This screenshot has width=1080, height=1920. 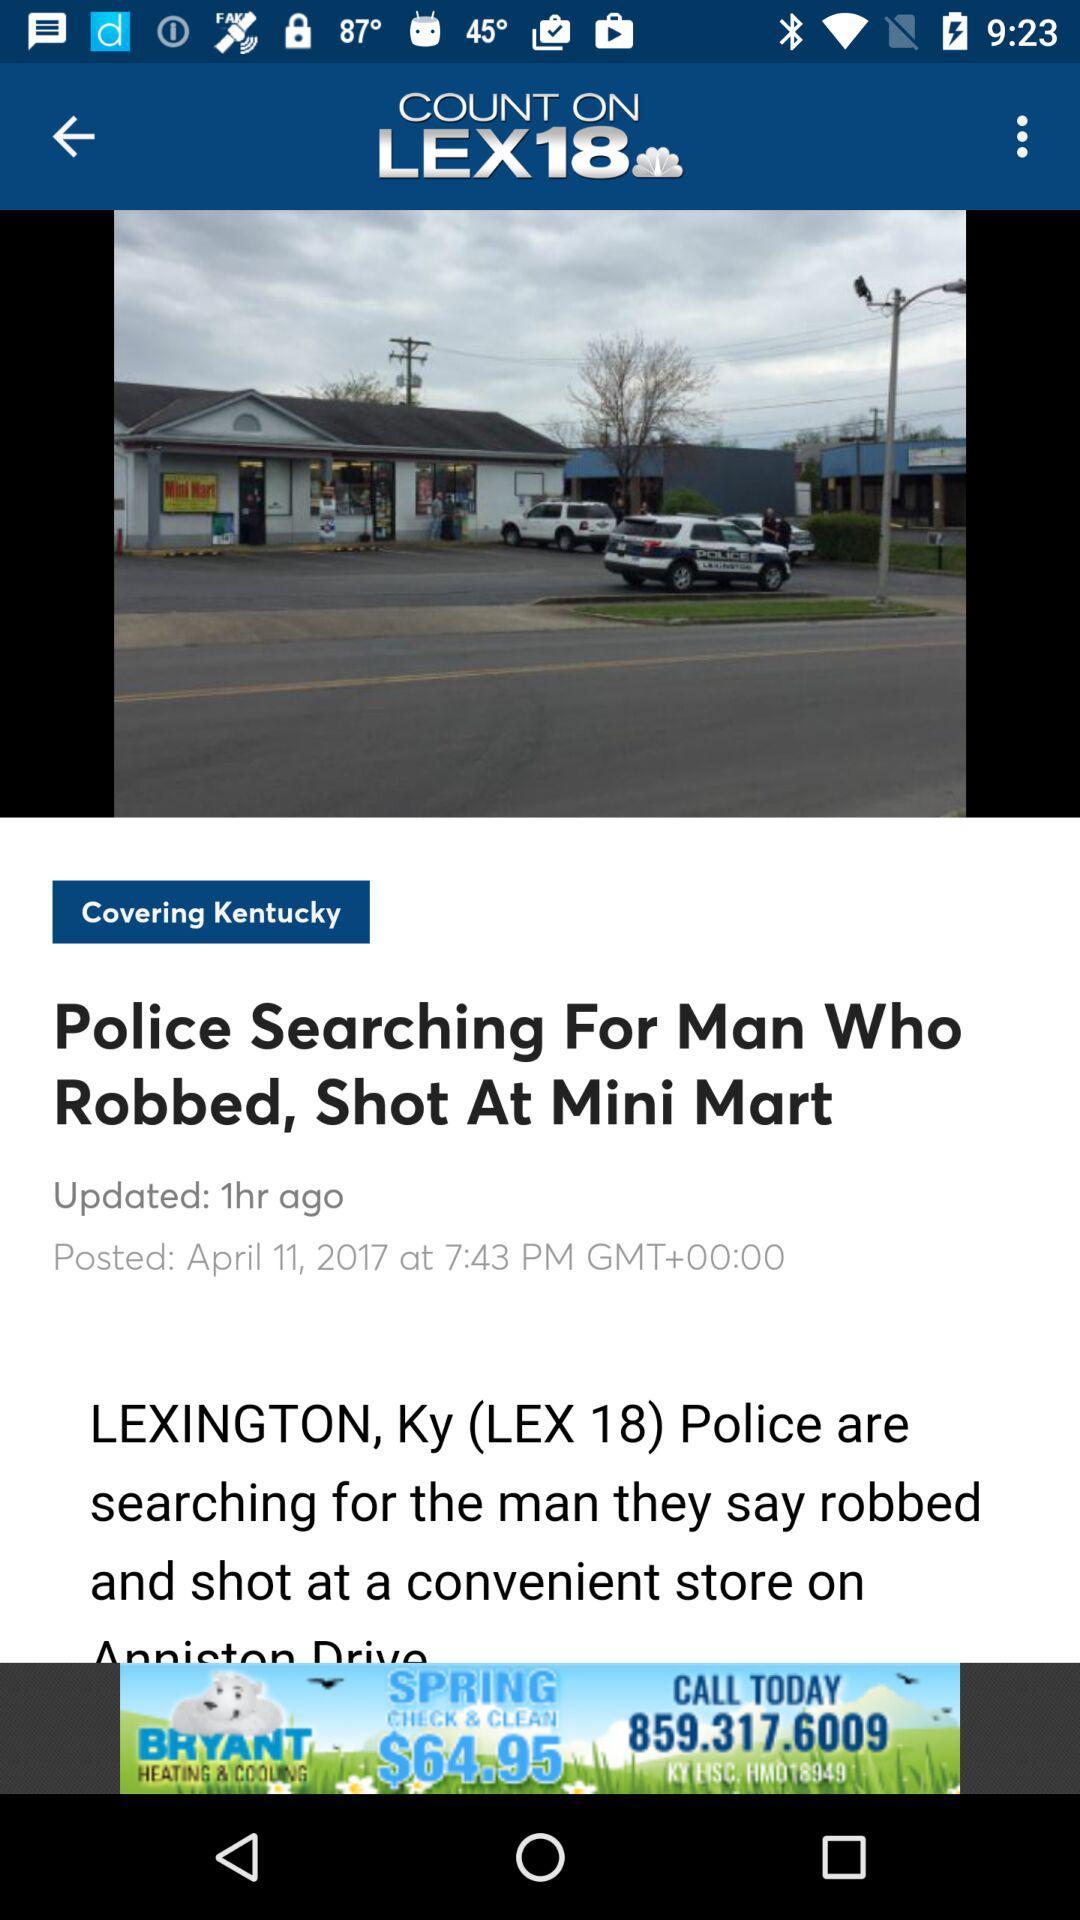 I want to click on bryant heating and cooling advertisement, so click(x=540, y=1727).